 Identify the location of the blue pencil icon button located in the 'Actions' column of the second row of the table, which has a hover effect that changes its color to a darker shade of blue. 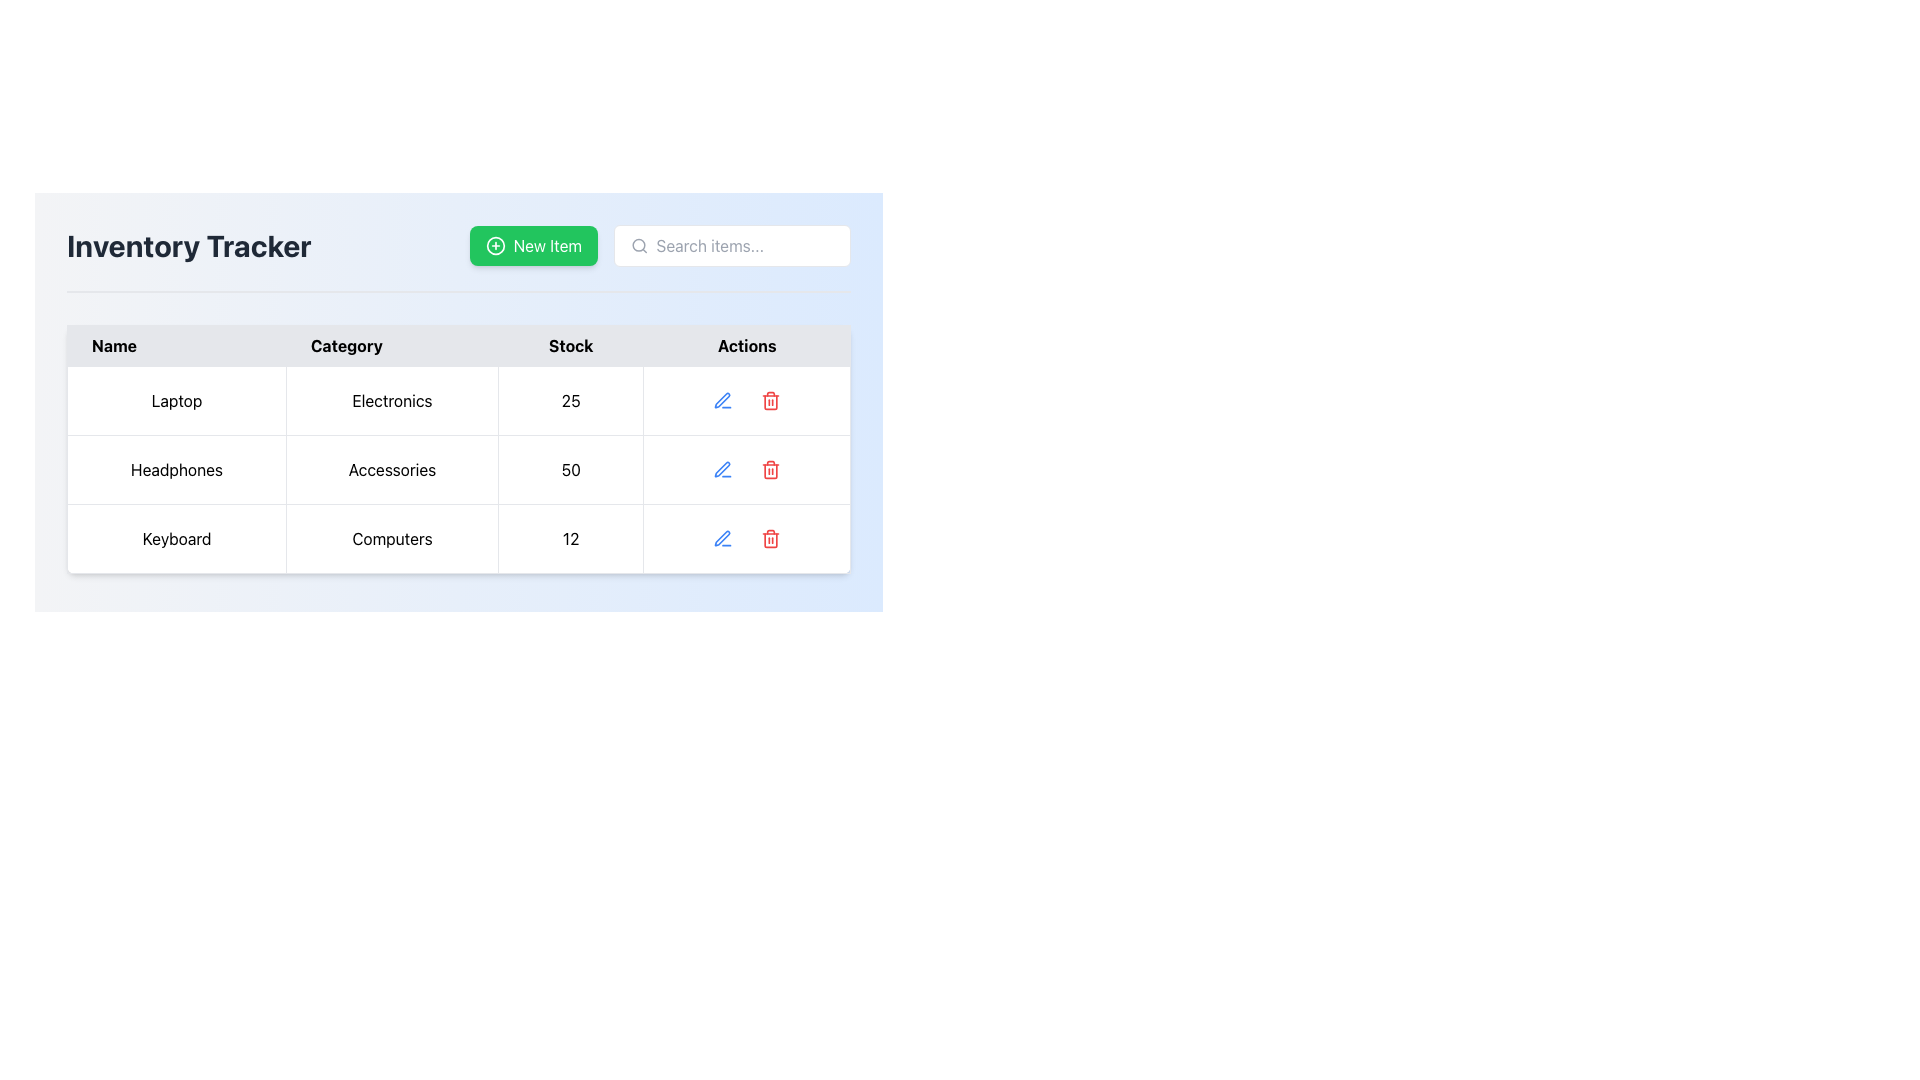
(722, 470).